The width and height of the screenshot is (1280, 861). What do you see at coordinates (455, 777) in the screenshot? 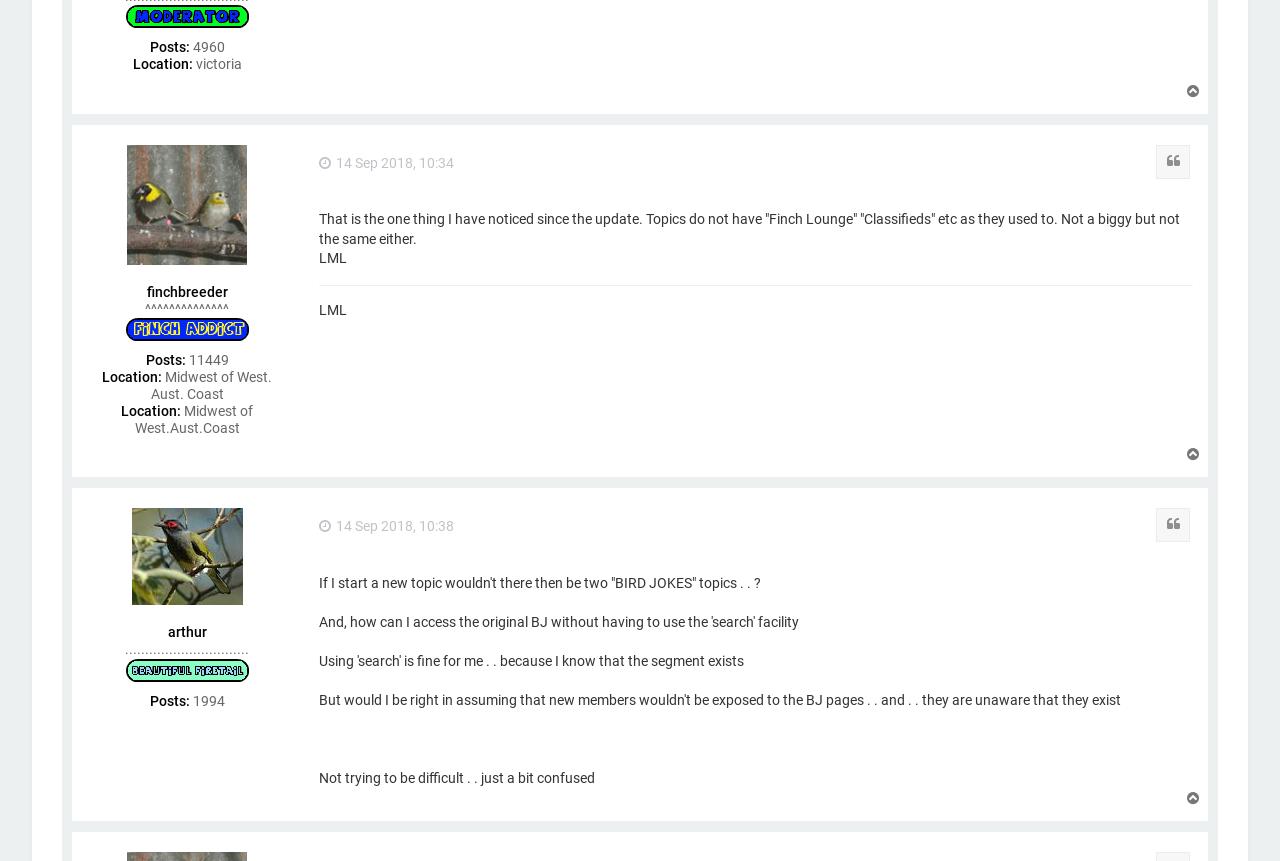
I see `'Not trying to be difficult . . just a bit confused'` at bounding box center [455, 777].